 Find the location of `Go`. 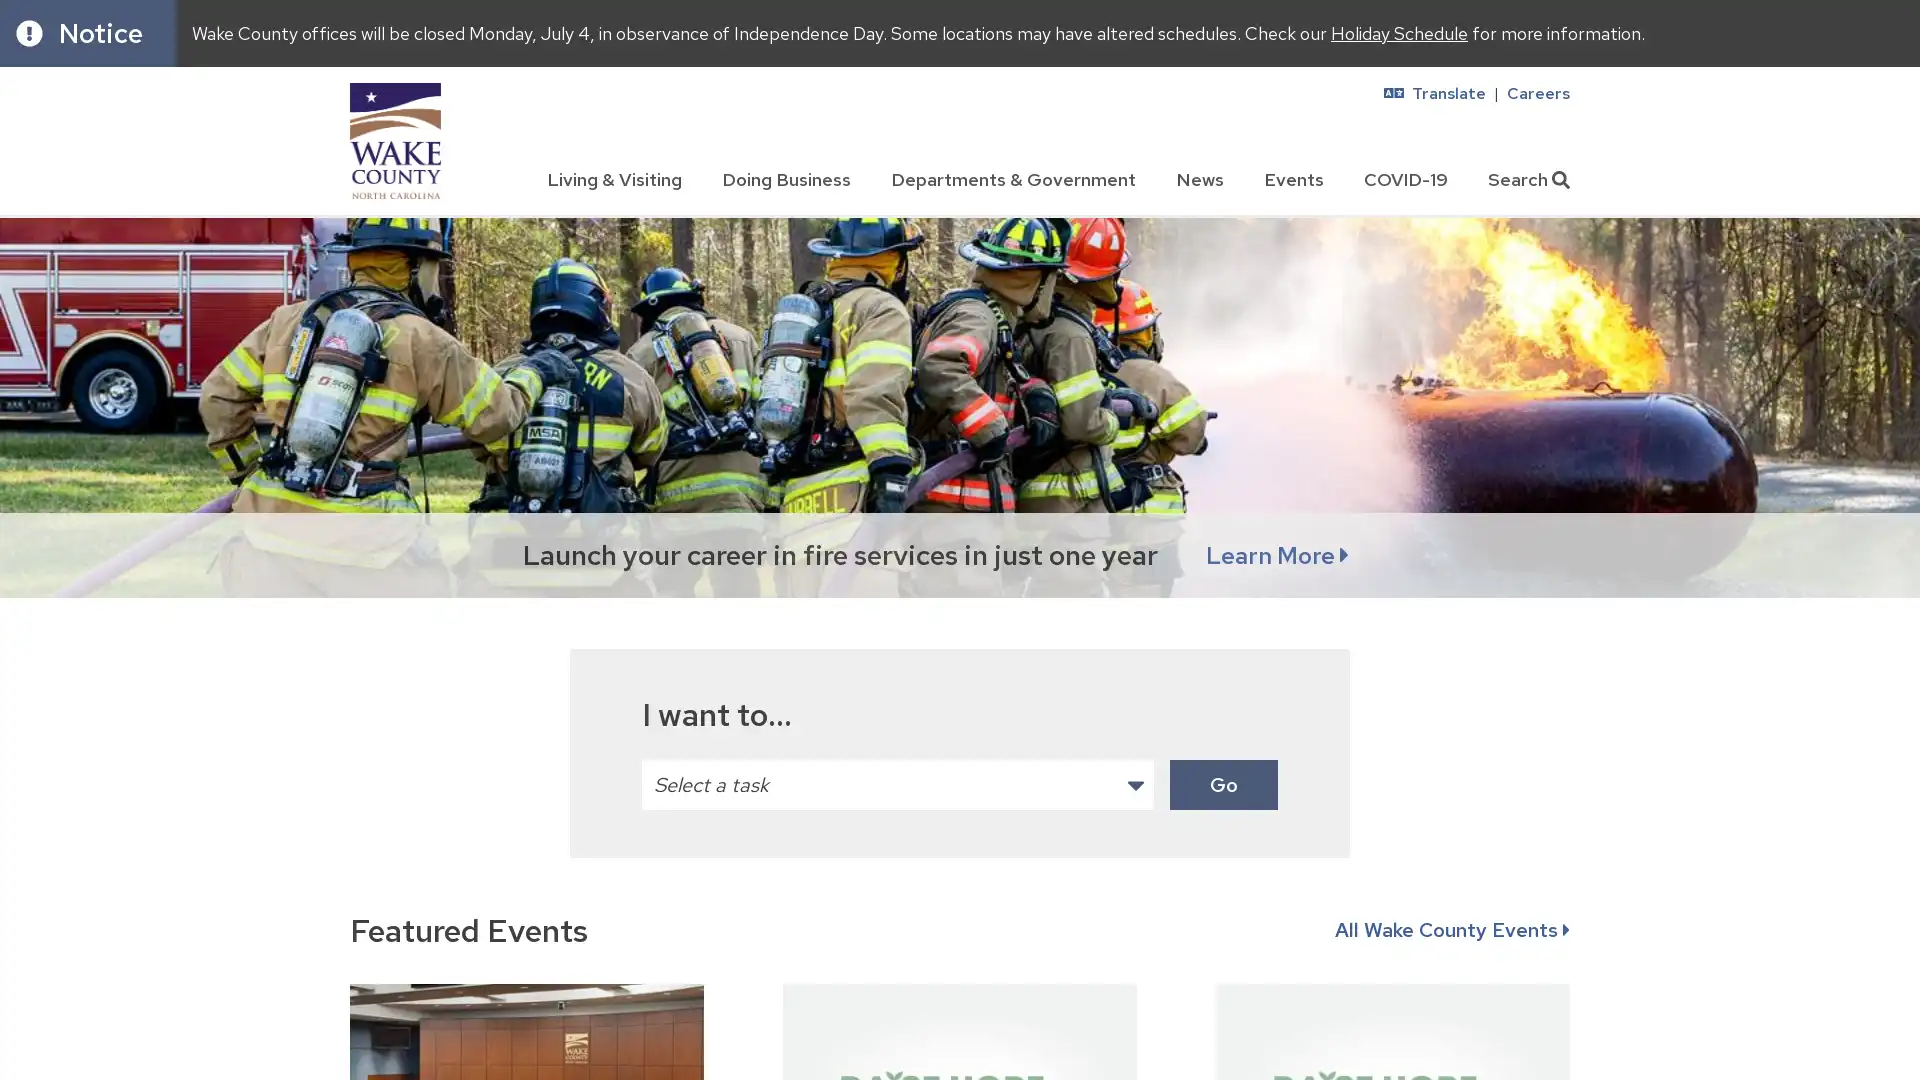

Go is located at coordinates (1223, 782).